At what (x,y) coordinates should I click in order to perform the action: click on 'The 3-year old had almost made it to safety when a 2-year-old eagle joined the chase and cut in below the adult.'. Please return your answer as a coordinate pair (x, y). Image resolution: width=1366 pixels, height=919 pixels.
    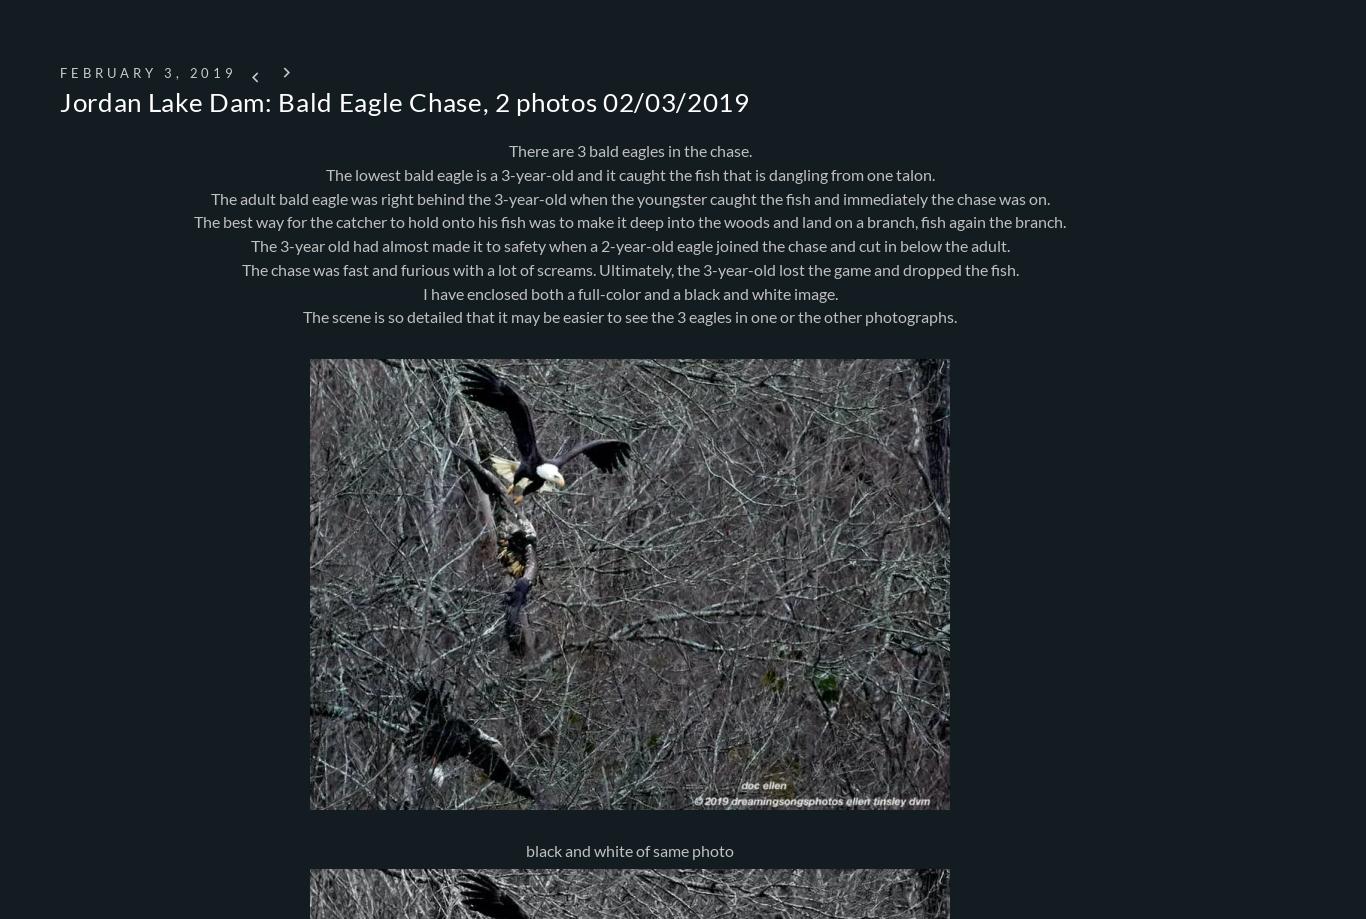
    Looking at the image, I should click on (628, 245).